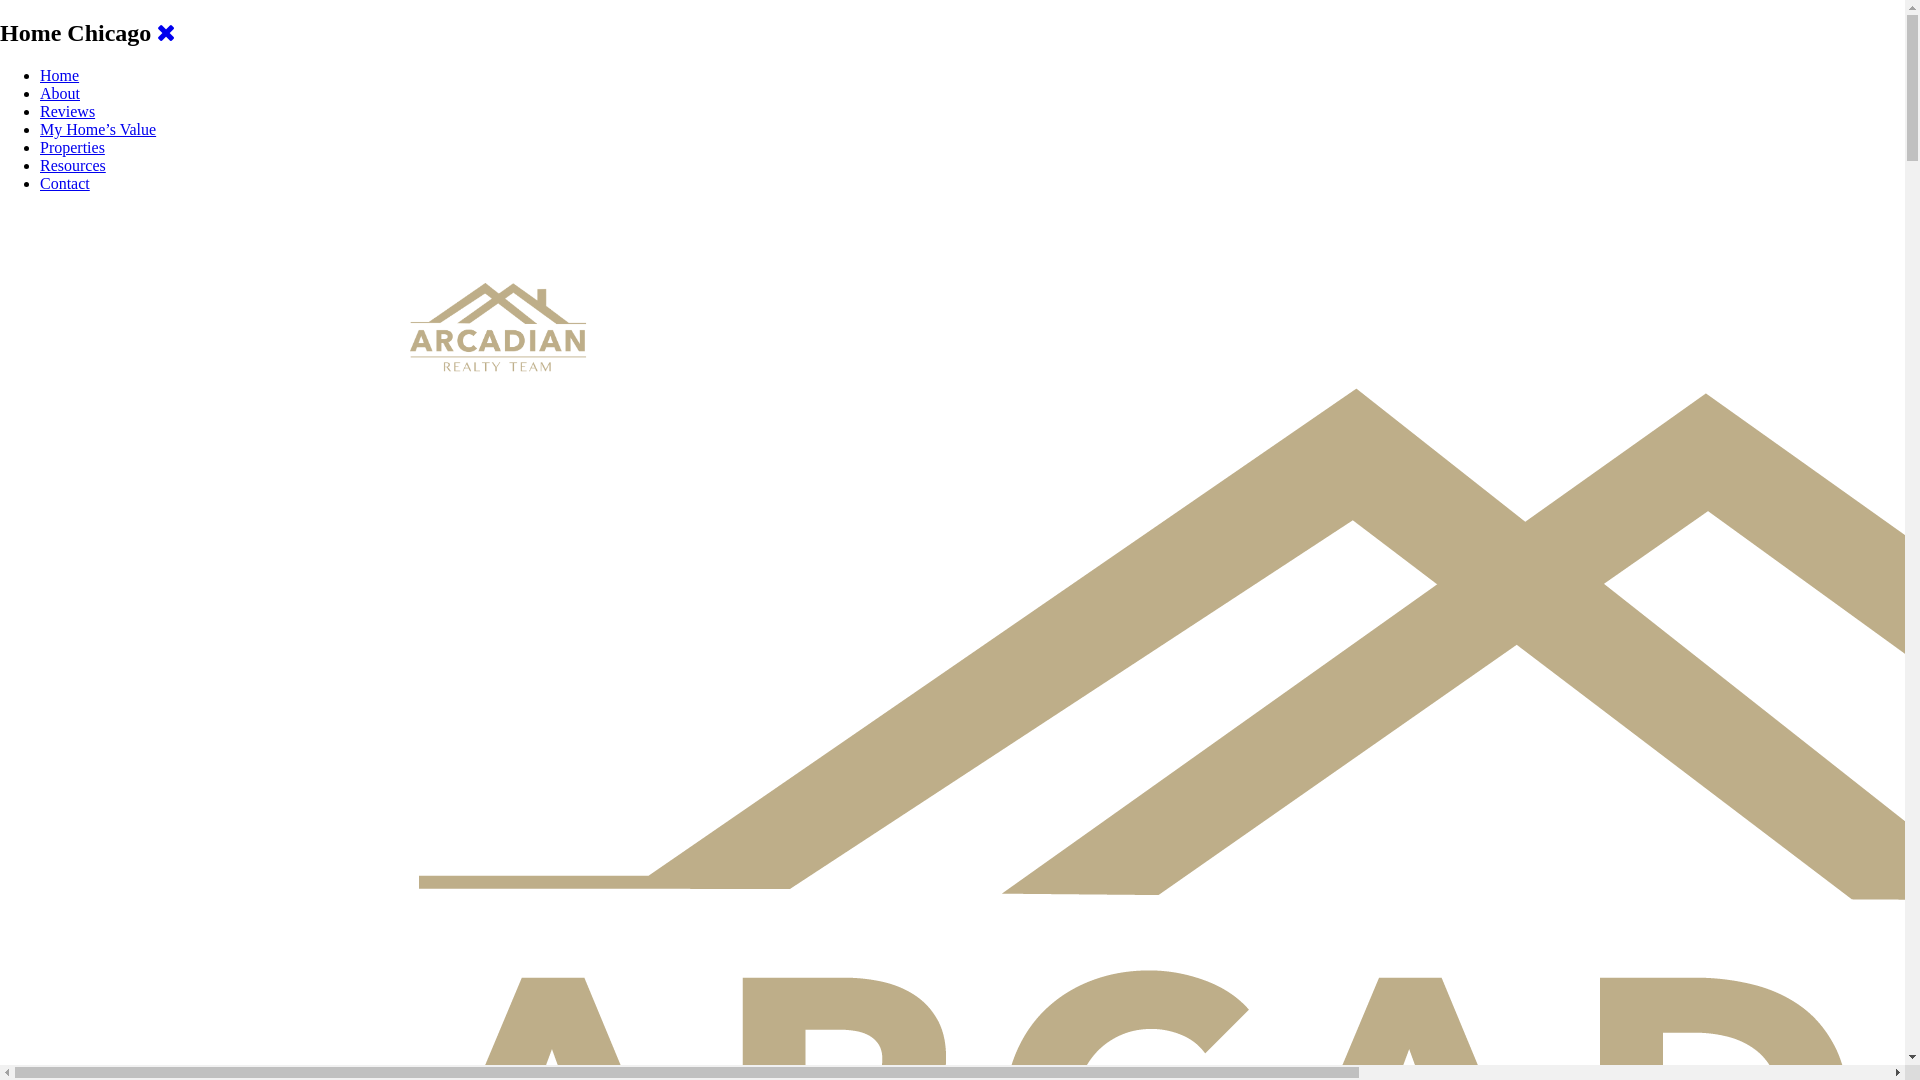  Describe the element at coordinates (59, 93) in the screenshot. I see `'About'` at that location.